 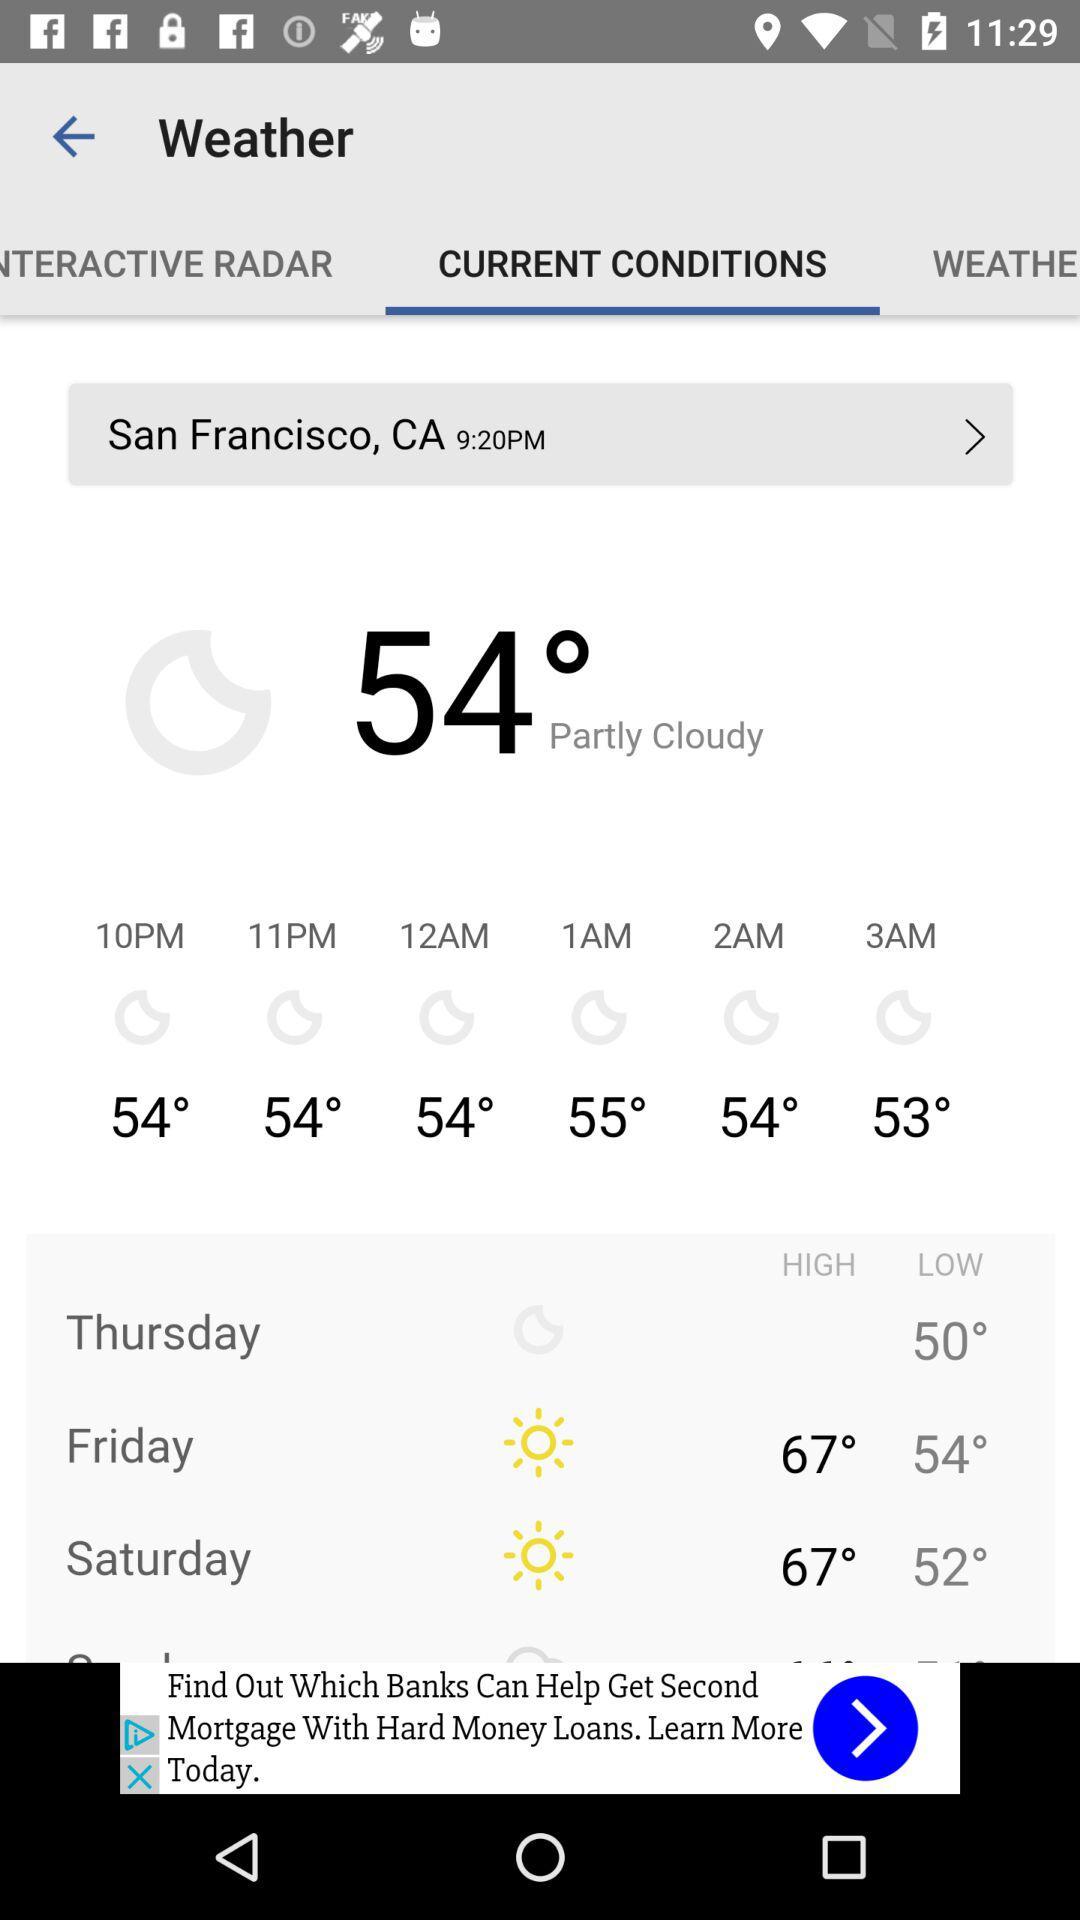 I want to click on the screenshot, so click(x=540, y=988).